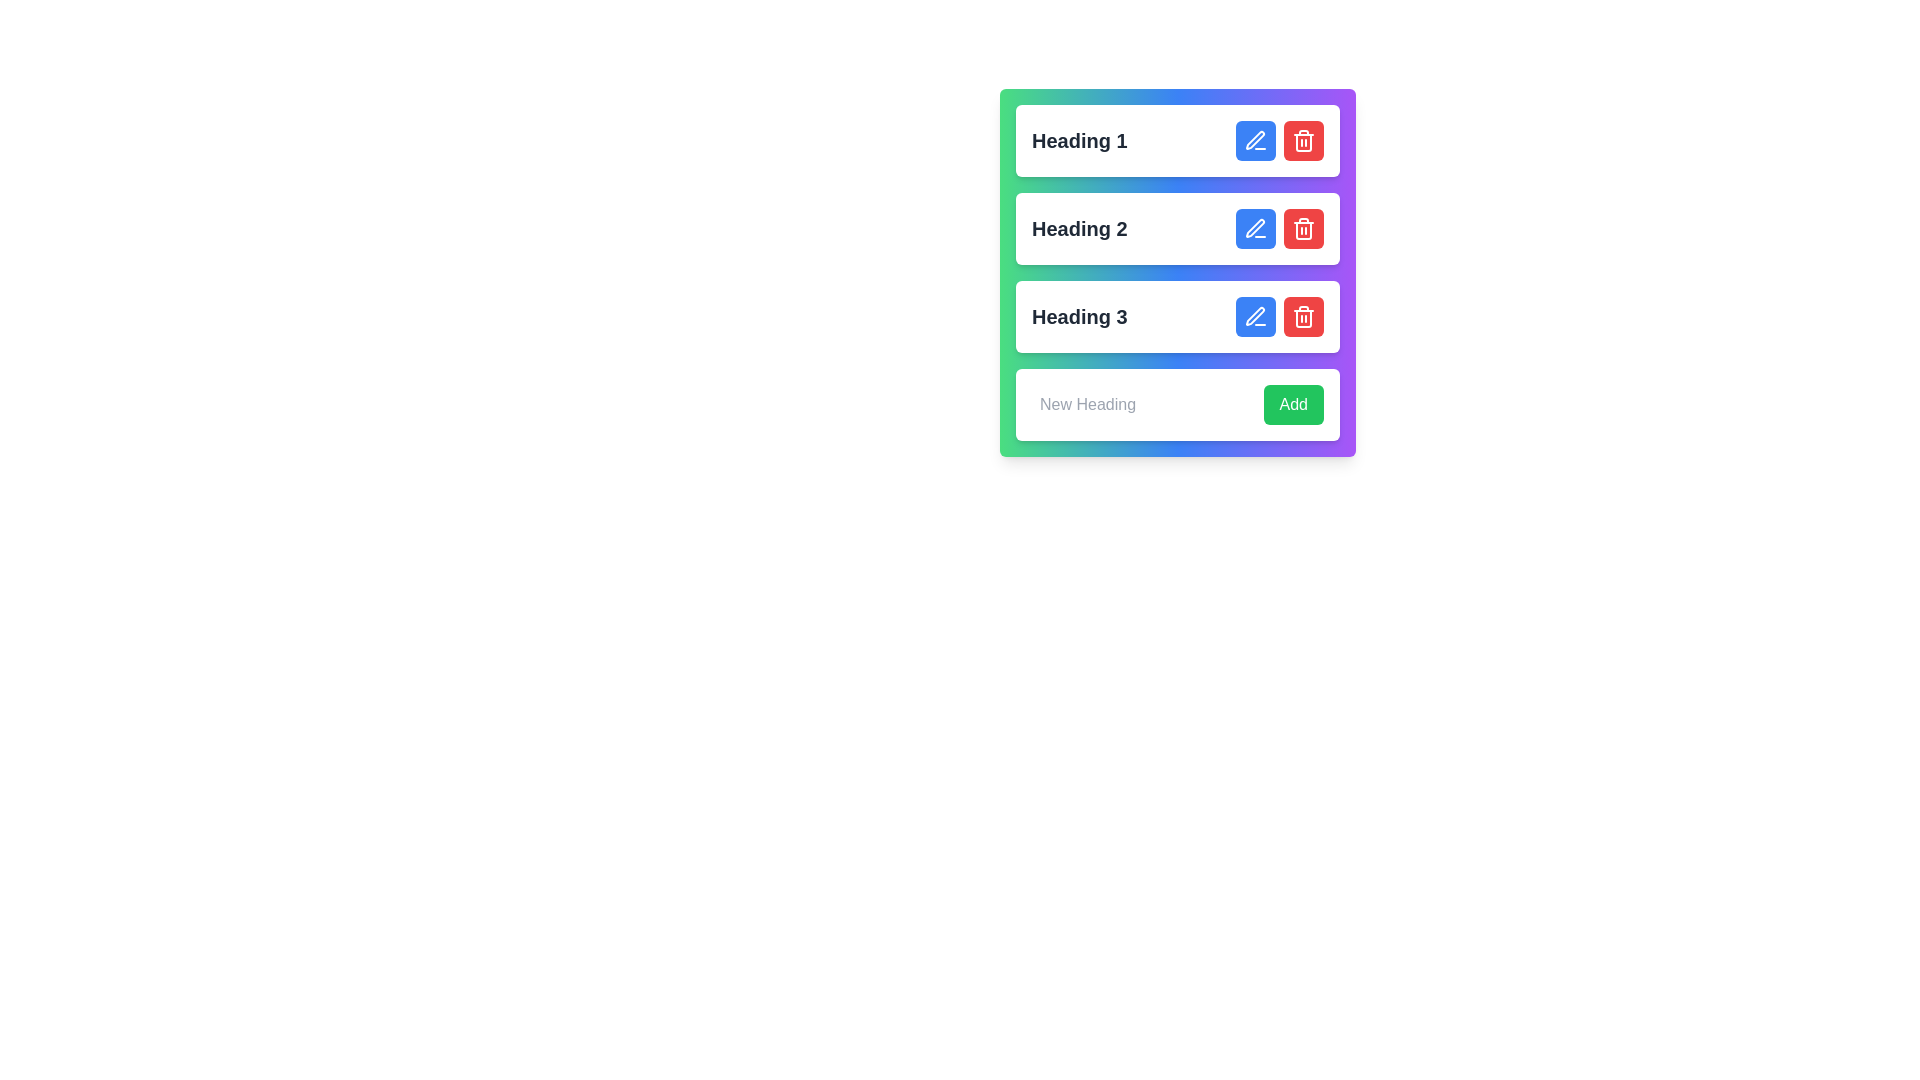  I want to click on the red button with a white trash can icon located on the far right side of the controls associated with 'Heading 3', so click(1304, 315).